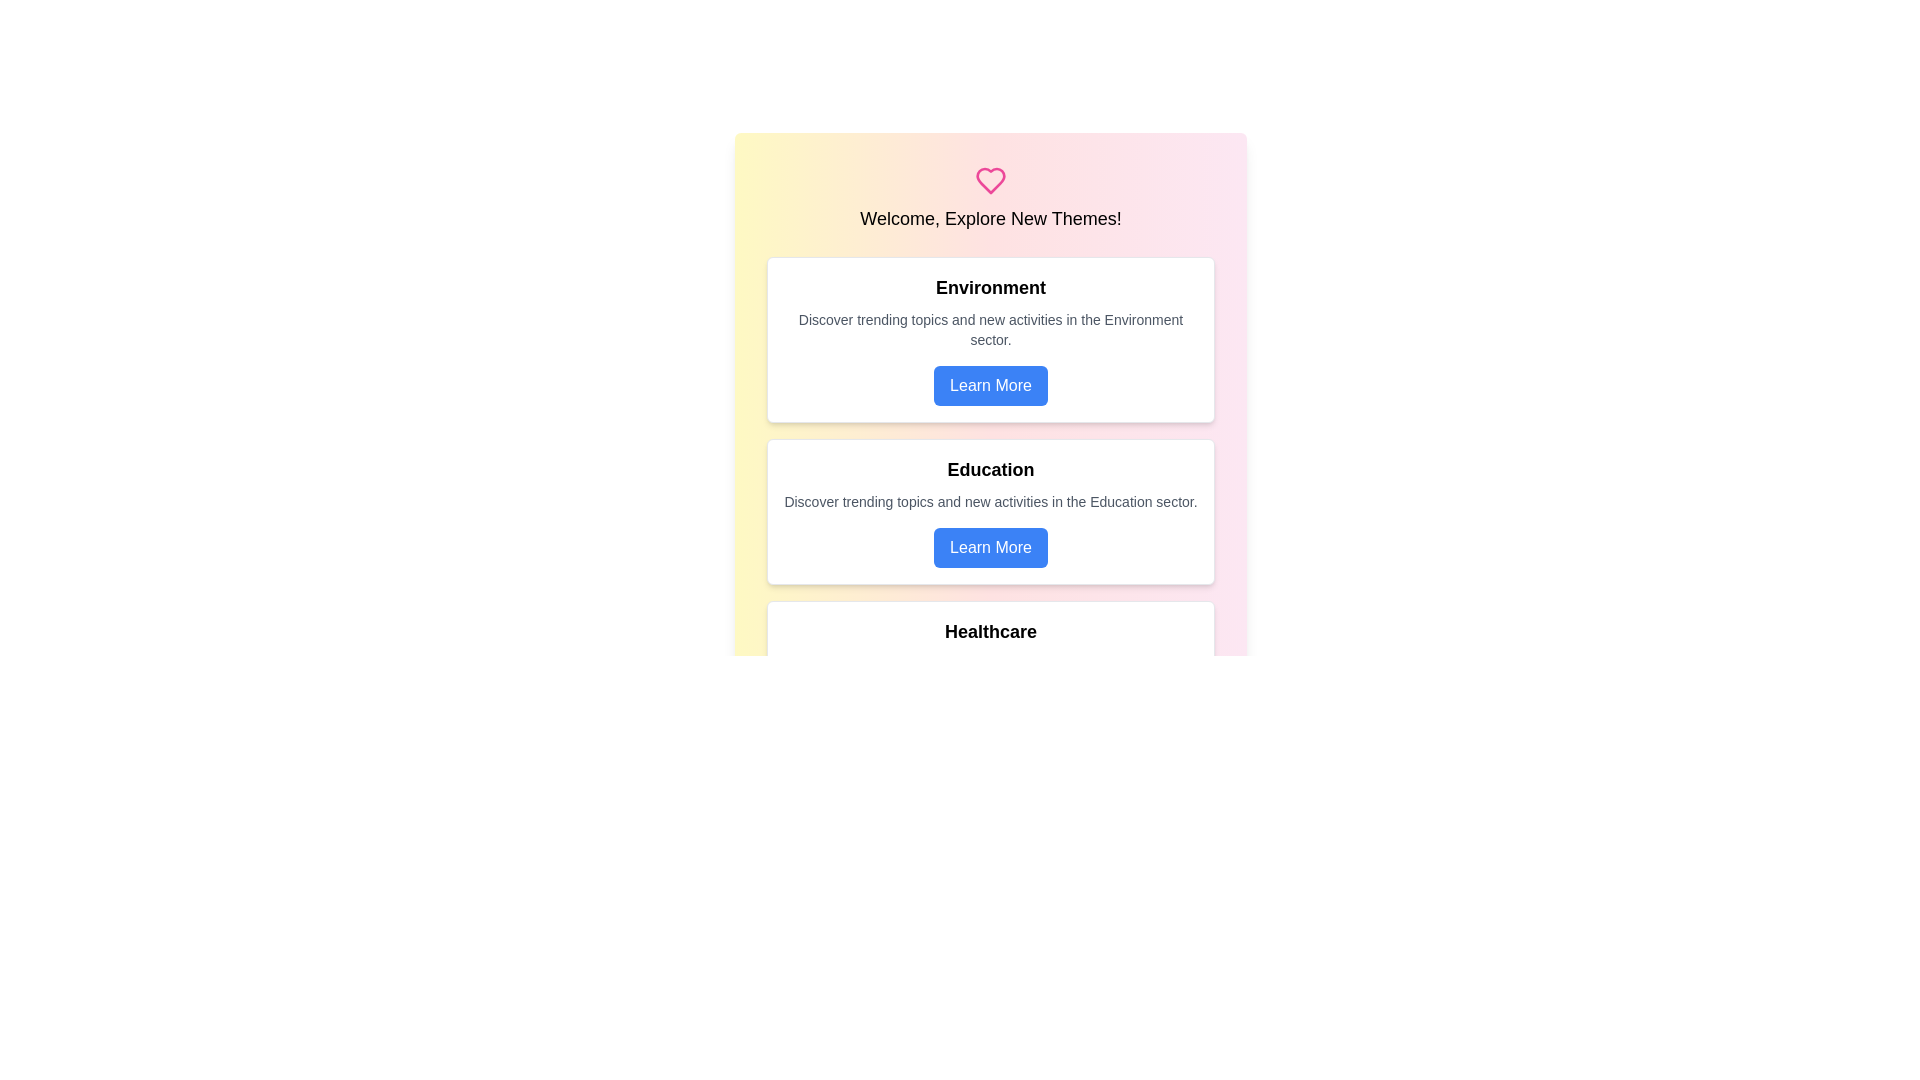 Image resolution: width=1920 pixels, height=1080 pixels. Describe the element at coordinates (990, 632) in the screenshot. I see `the text label or heading at the top of the third card in the stacked layout that summarizes content related to the Healthcare sector` at that location.